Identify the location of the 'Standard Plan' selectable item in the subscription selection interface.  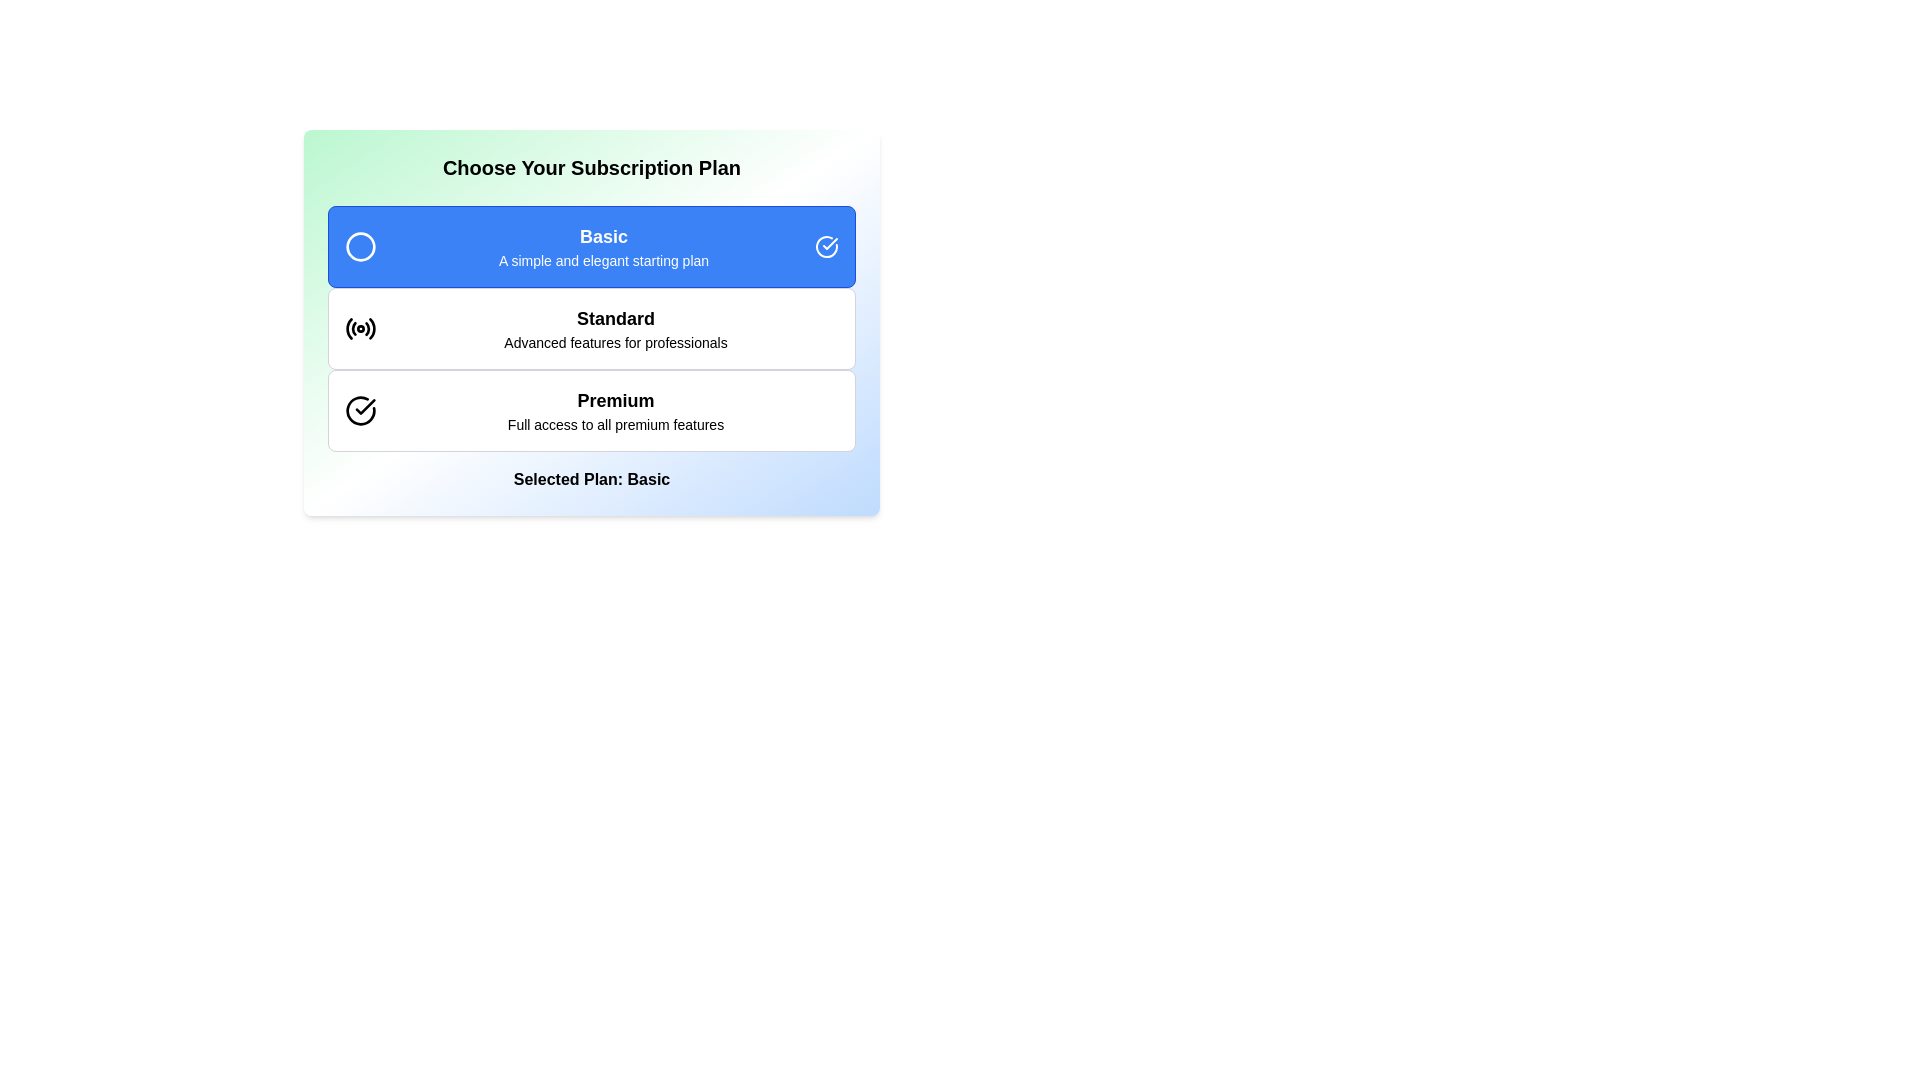
(590, 327).